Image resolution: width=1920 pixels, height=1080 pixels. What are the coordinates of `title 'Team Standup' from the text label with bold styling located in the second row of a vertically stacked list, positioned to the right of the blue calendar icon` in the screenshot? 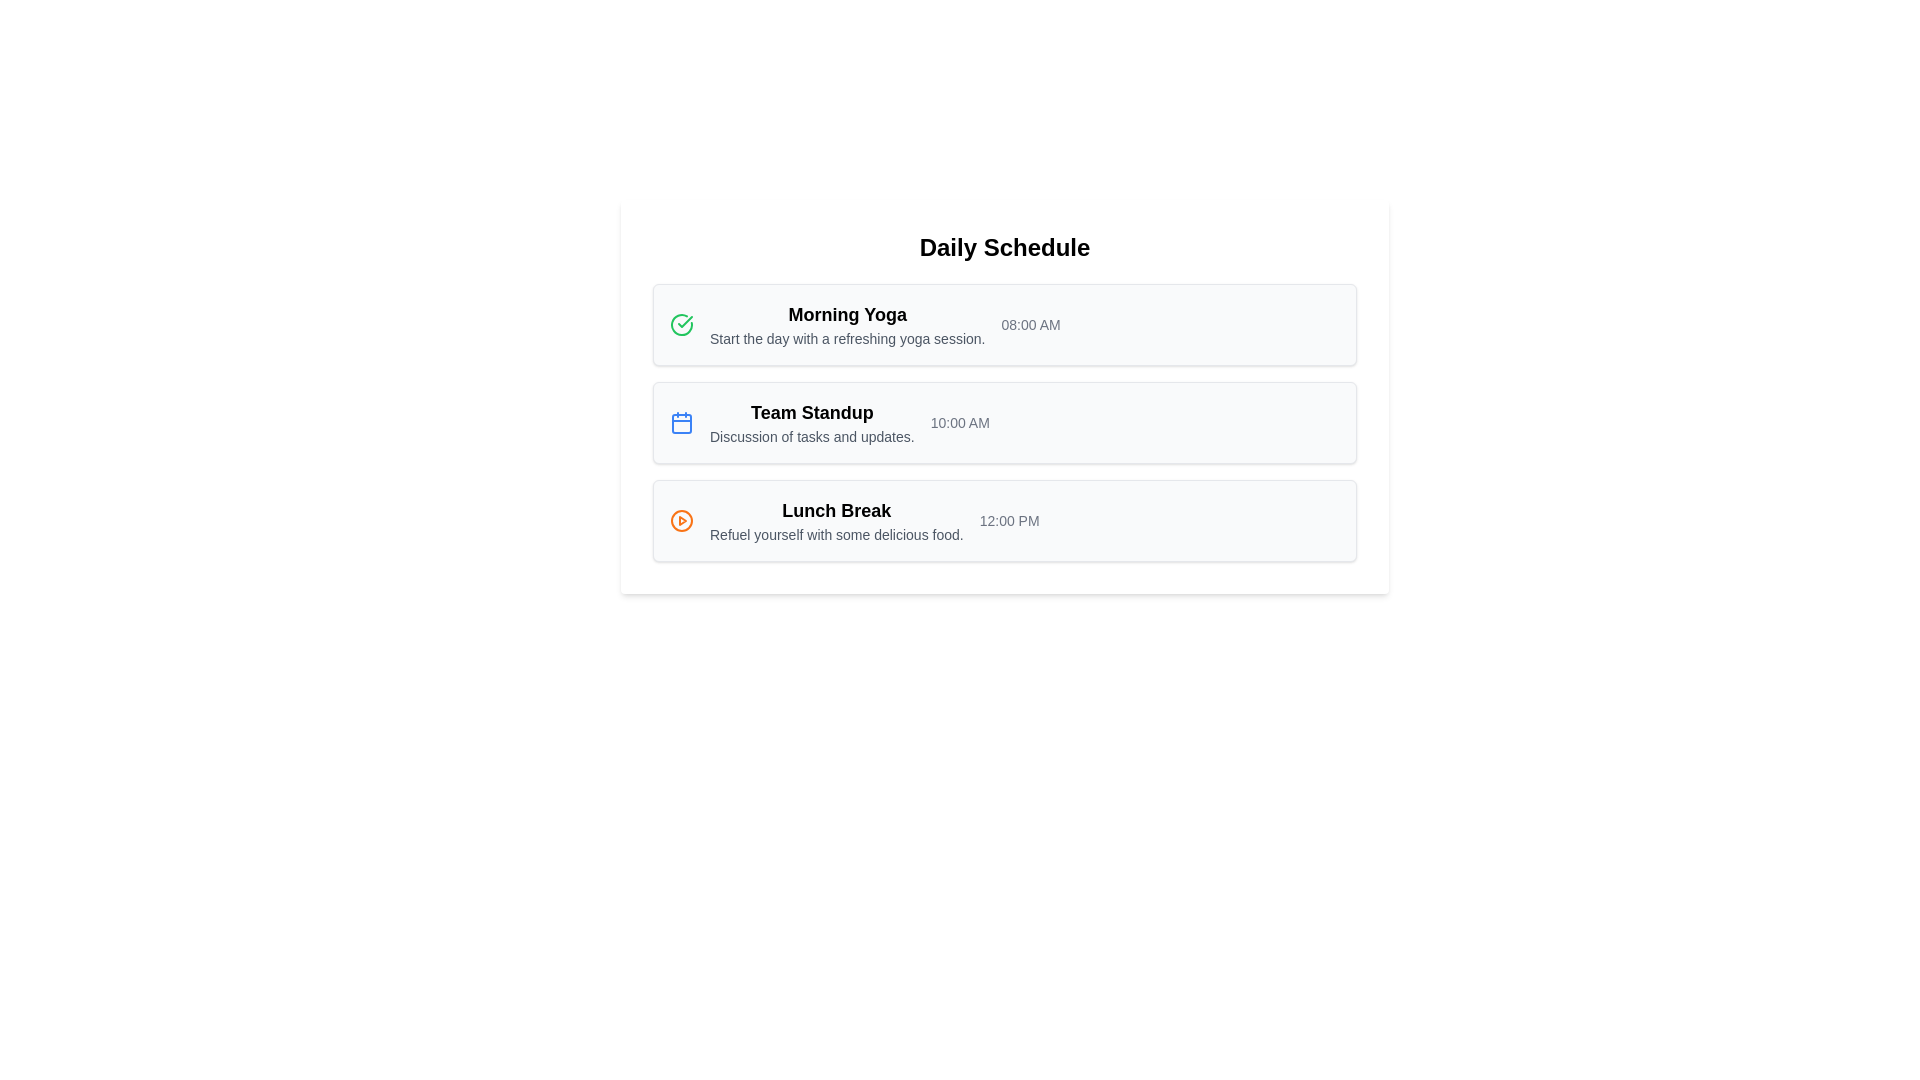 It's located at (812, 411).